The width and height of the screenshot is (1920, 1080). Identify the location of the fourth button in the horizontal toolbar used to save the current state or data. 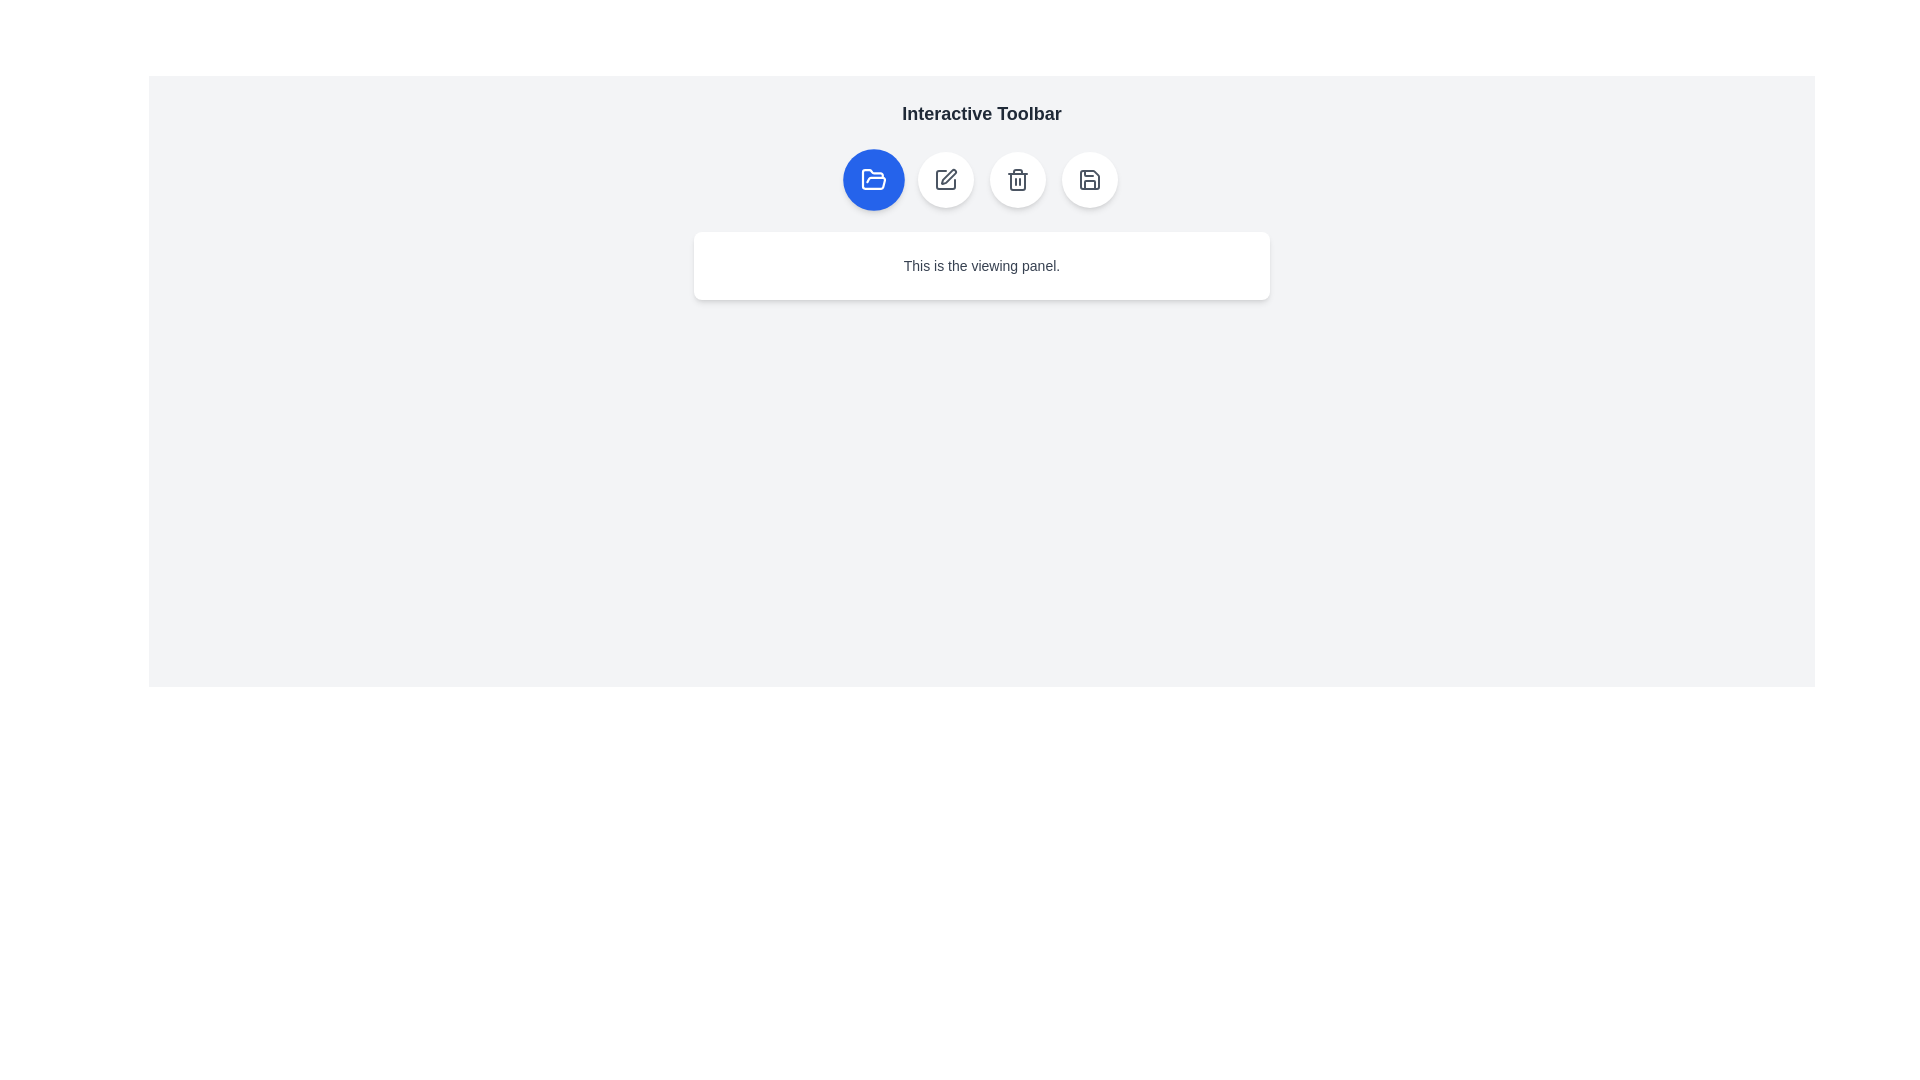
(1088, 180).